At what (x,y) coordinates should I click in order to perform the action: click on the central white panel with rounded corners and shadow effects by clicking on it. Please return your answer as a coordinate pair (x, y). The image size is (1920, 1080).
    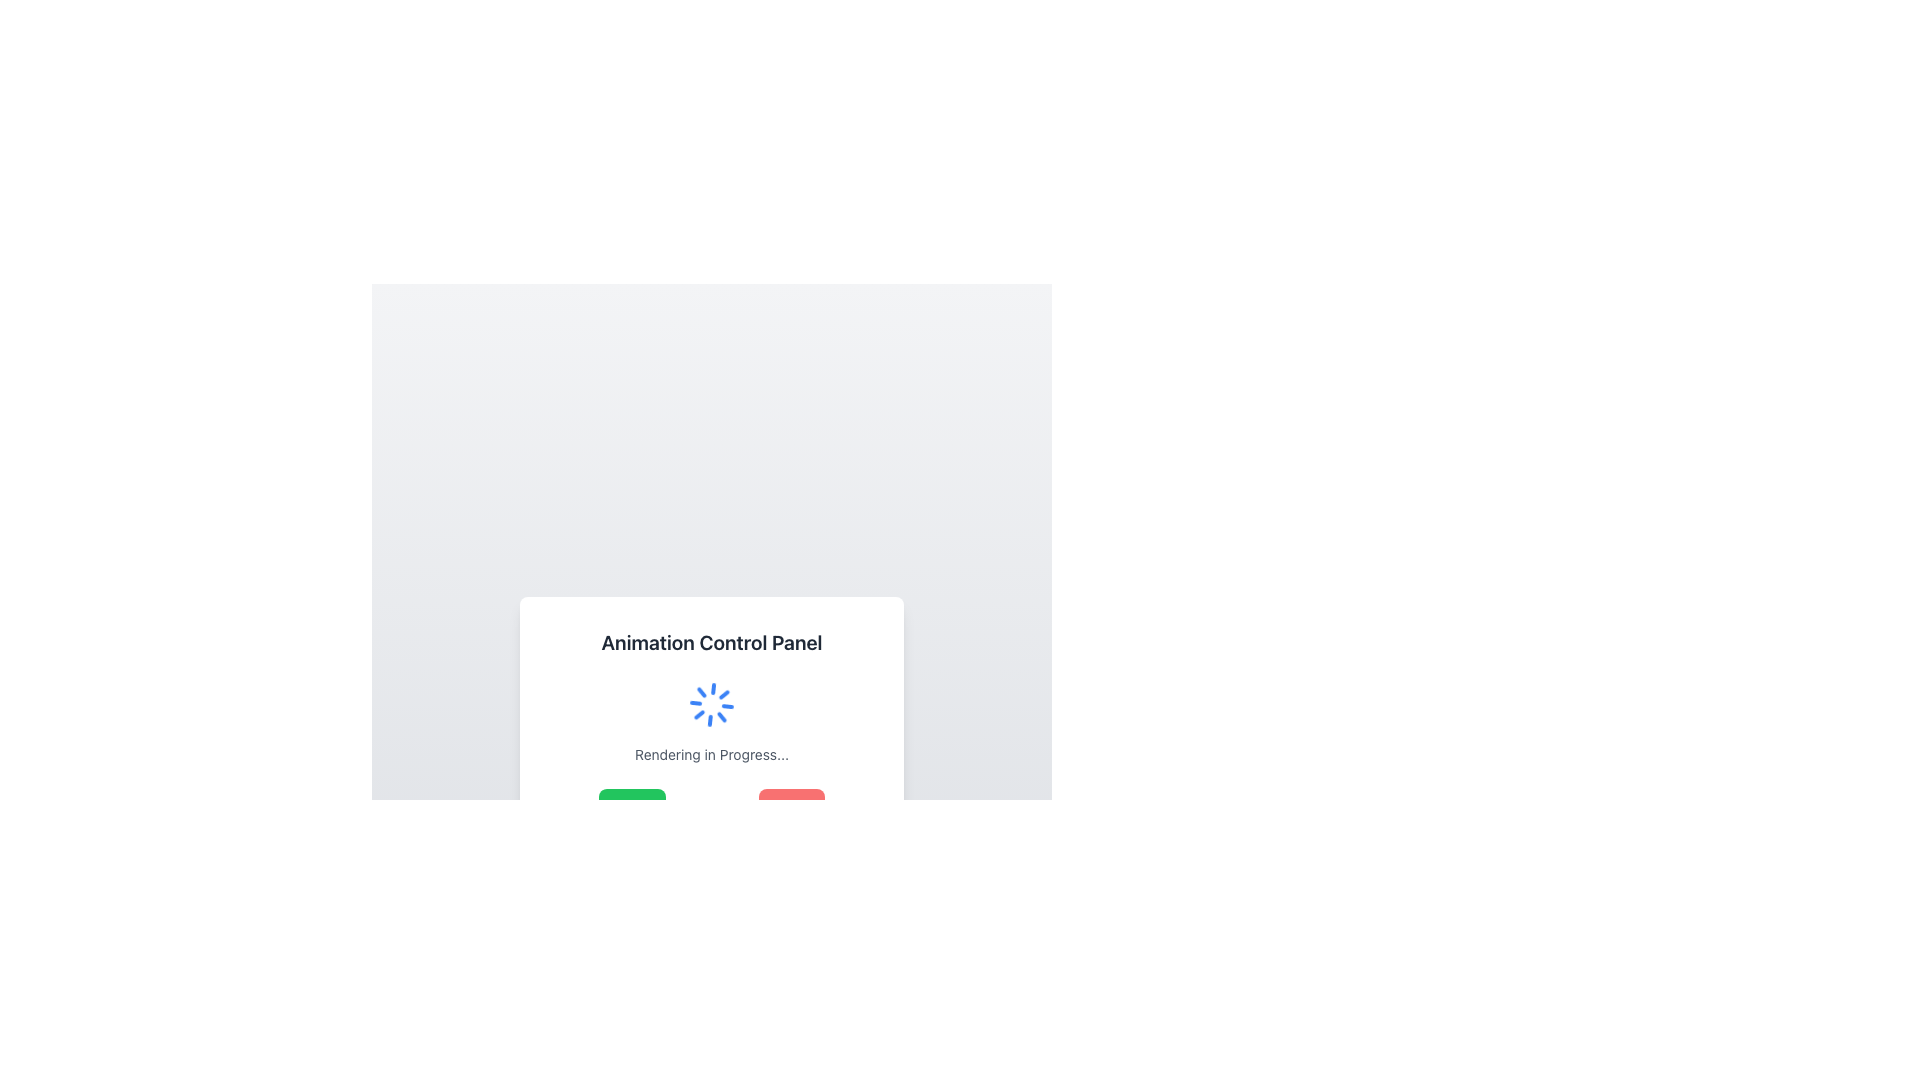
    Looking at the image, I should click on (711, 824).